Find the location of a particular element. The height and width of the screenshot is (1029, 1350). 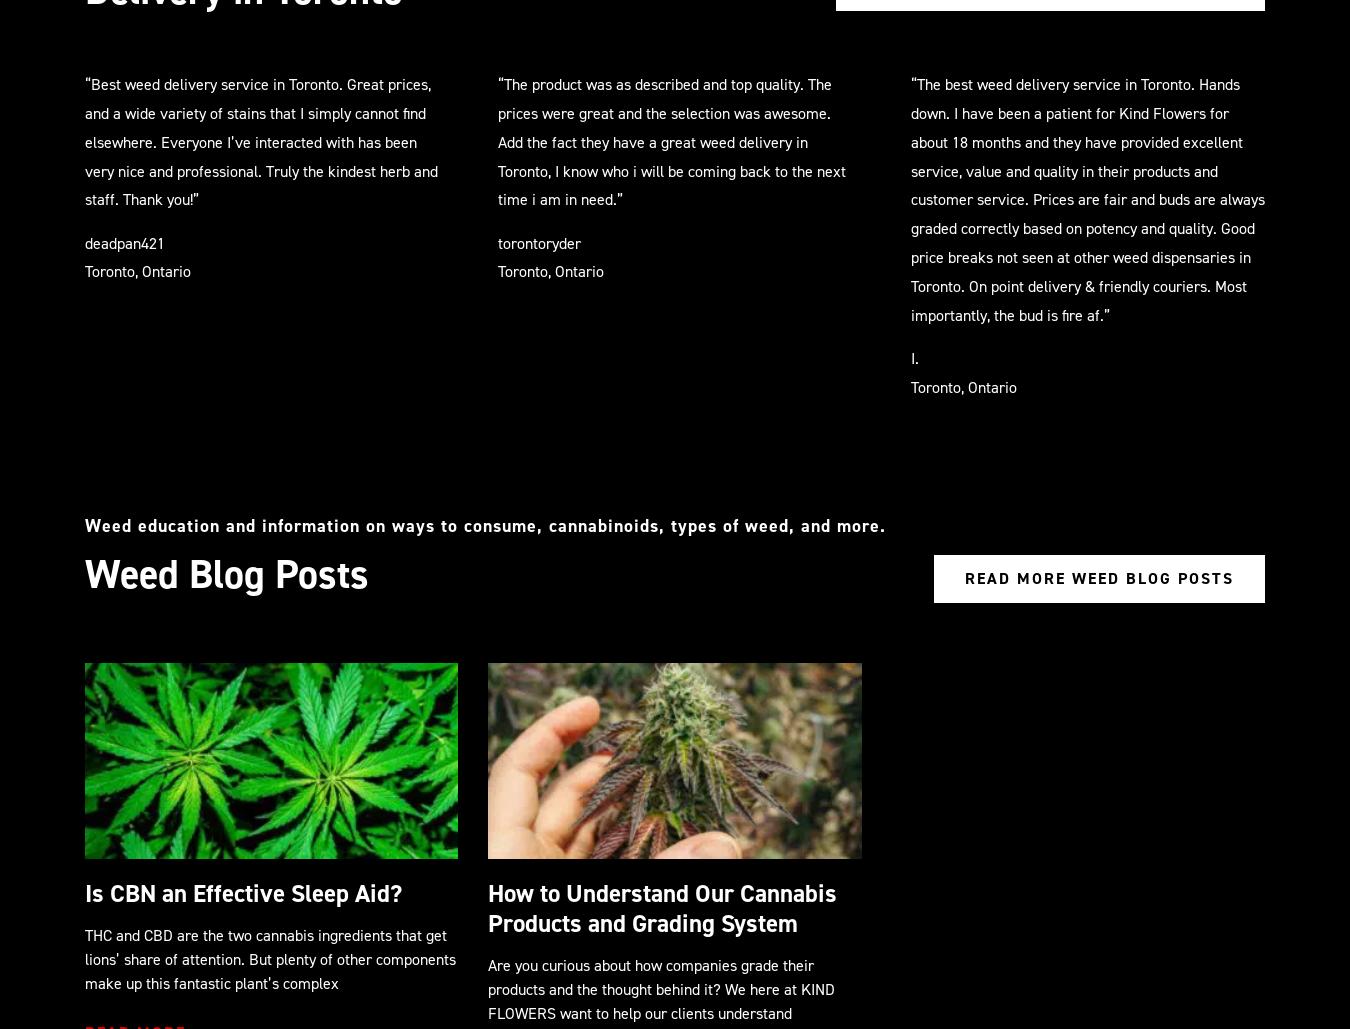

'deadpan421' is located at coordinates (125, 241).